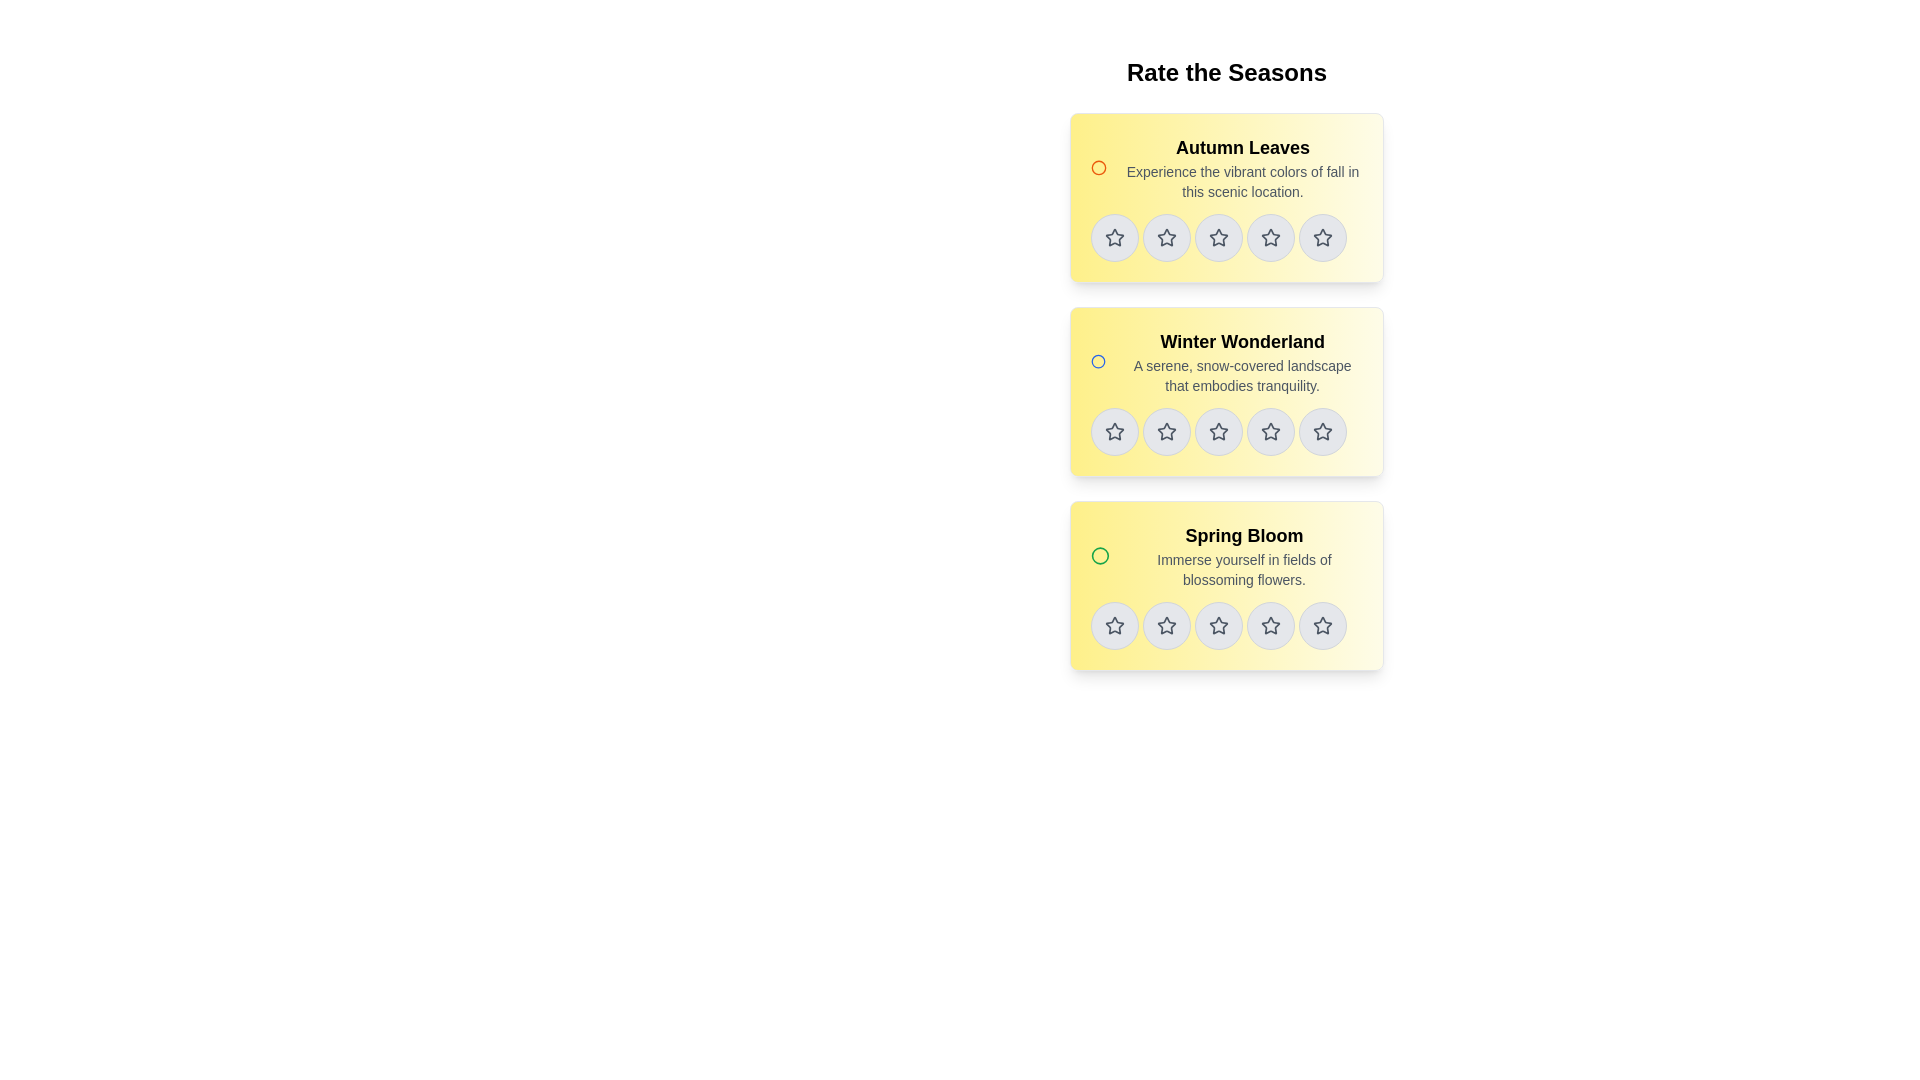 The image size is (1920, 1080). I want to click on the fourth circular button with a light gray background and a star icon in the 'Winter Wonderland' section to give a rating, so click(1270, 431).